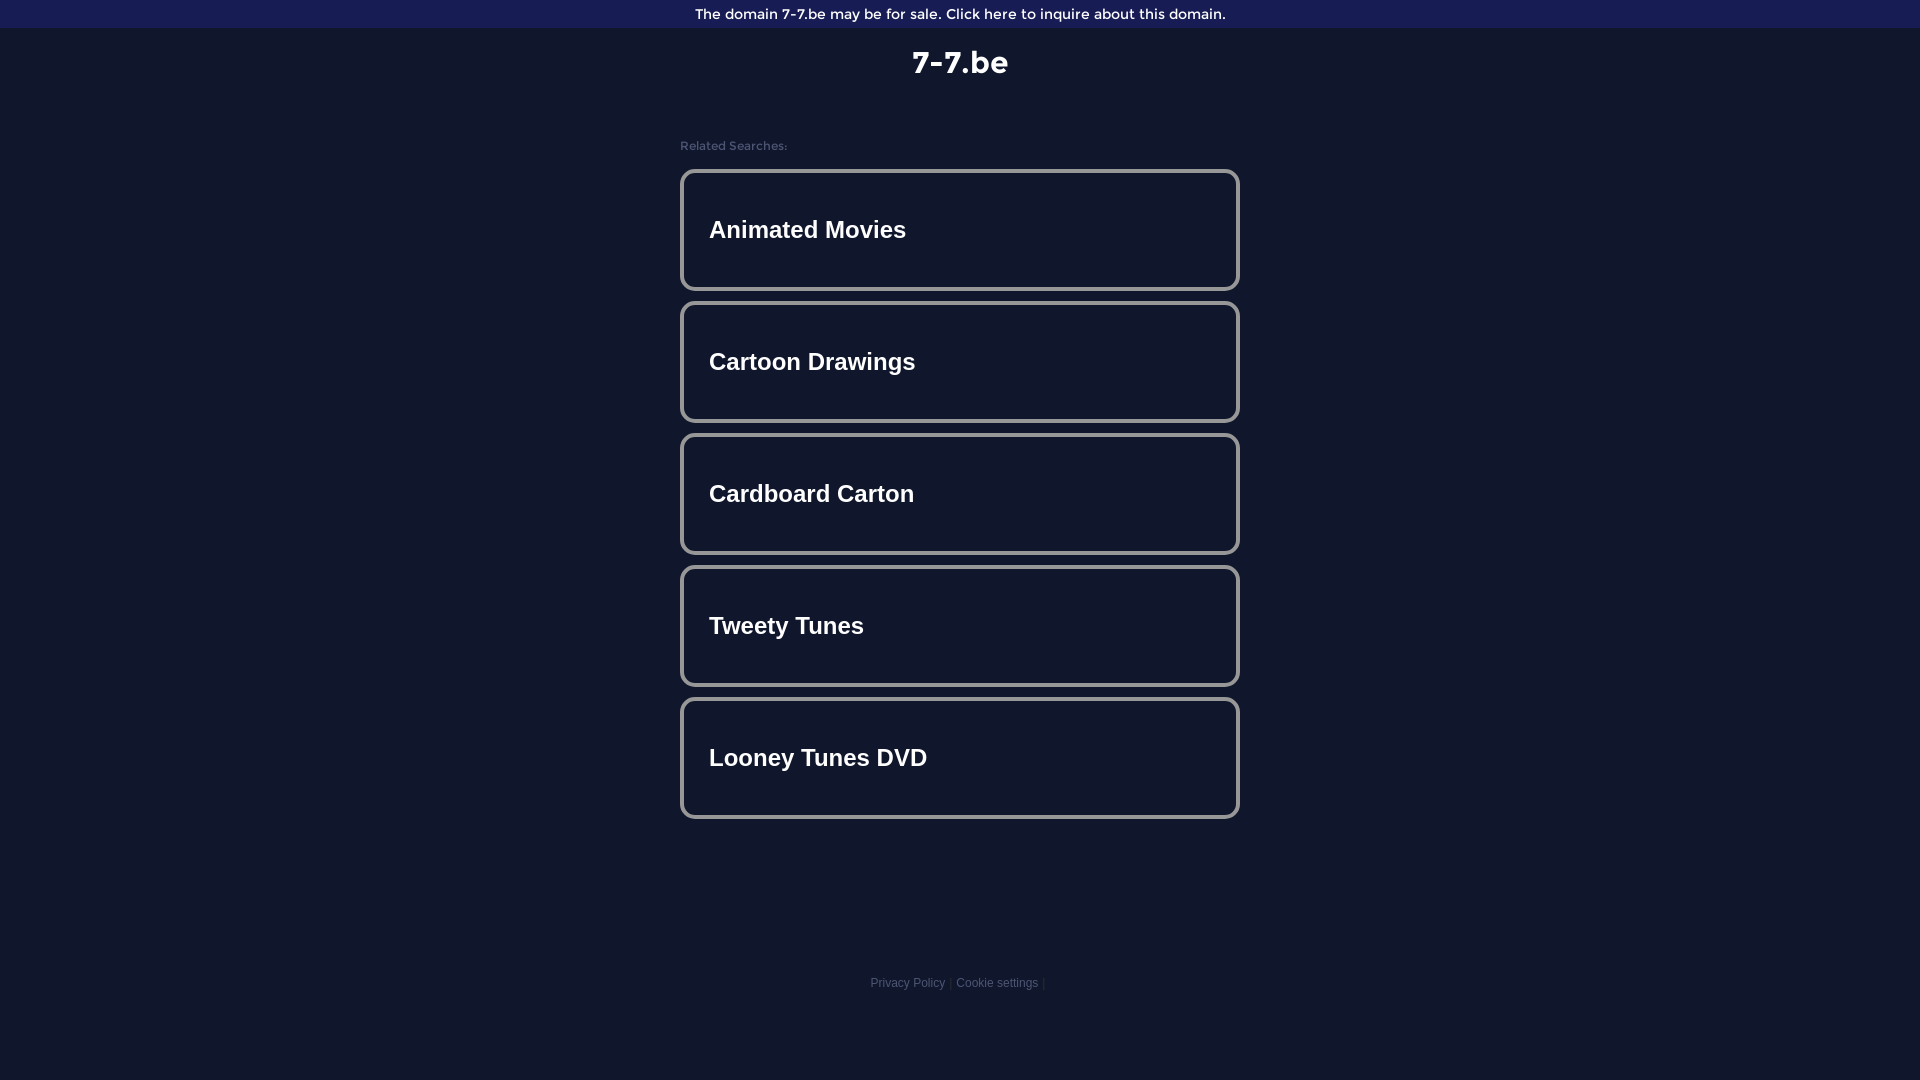 The image size is (1920, 1080). I want to click on 'Looney Tunes DVD', so click(684, 758).